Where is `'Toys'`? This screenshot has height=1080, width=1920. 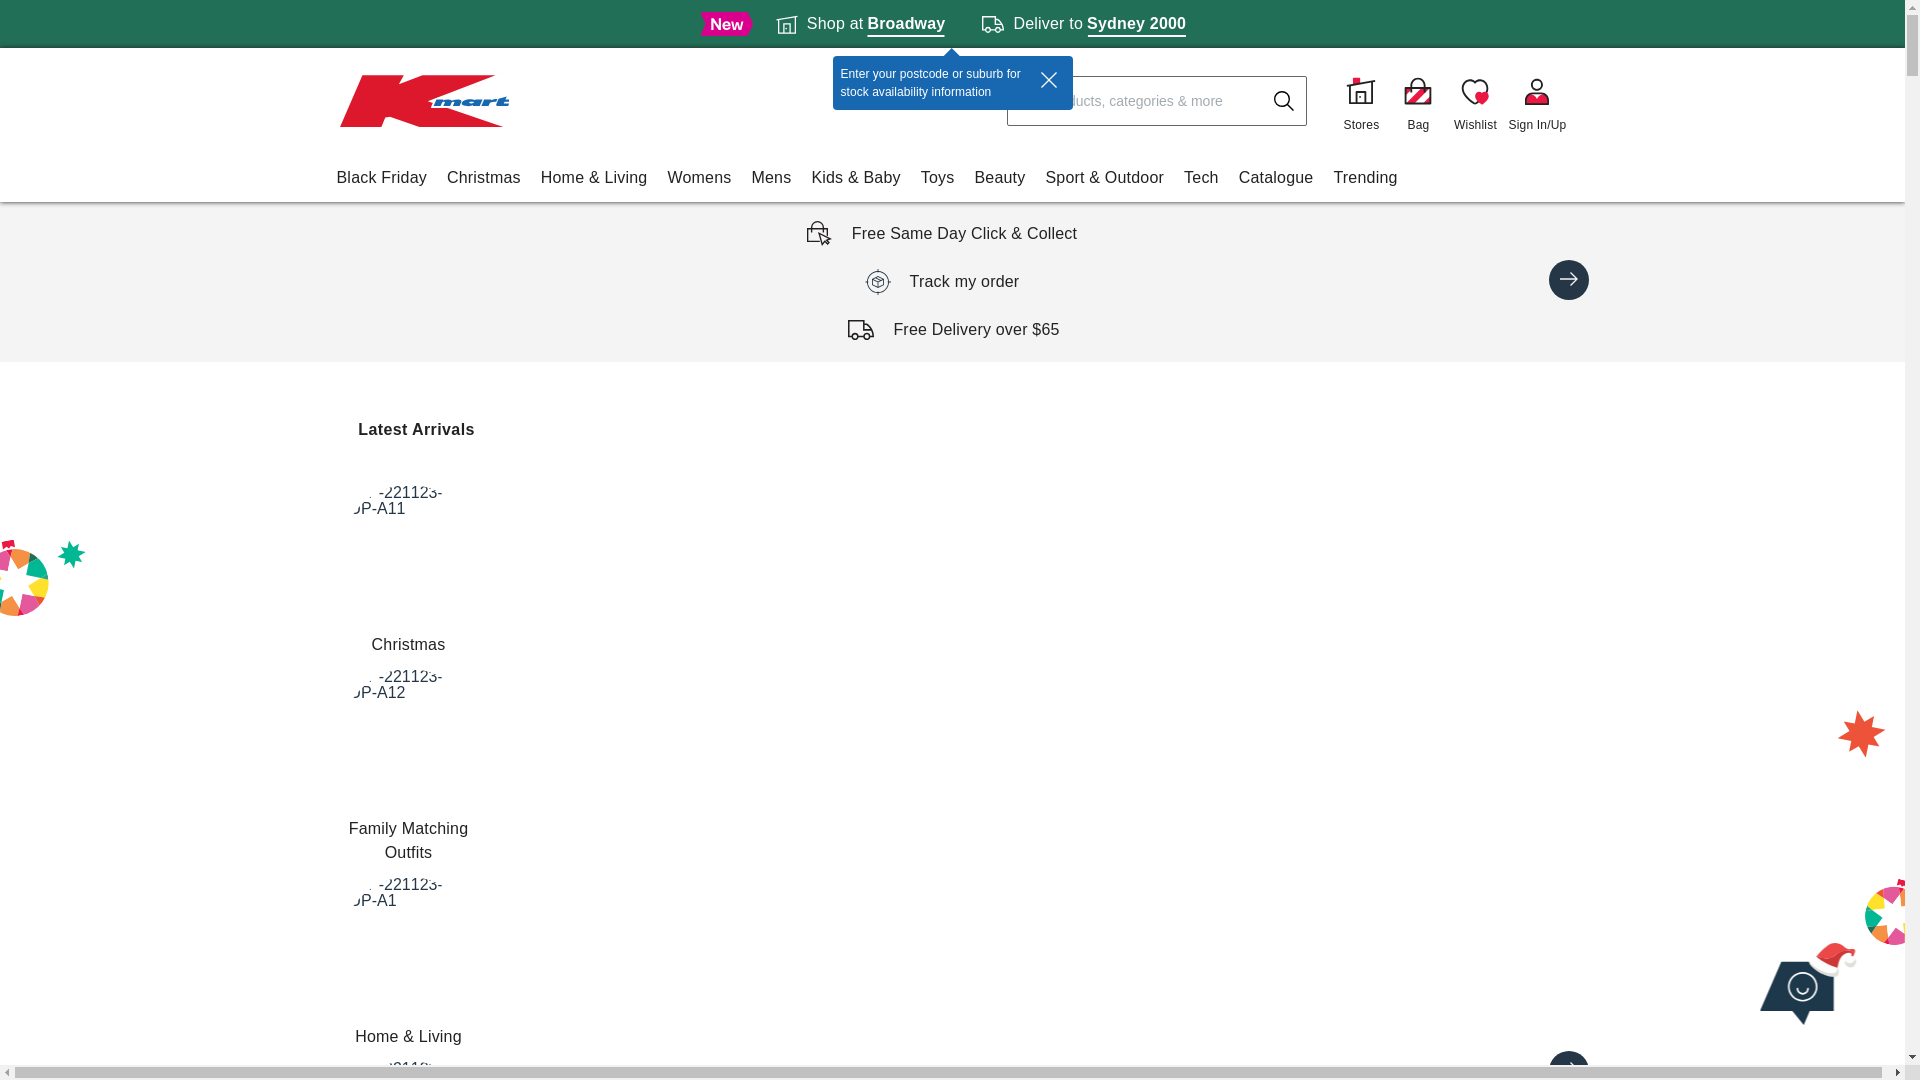 'Toys' is located at coordinates (936, 176).